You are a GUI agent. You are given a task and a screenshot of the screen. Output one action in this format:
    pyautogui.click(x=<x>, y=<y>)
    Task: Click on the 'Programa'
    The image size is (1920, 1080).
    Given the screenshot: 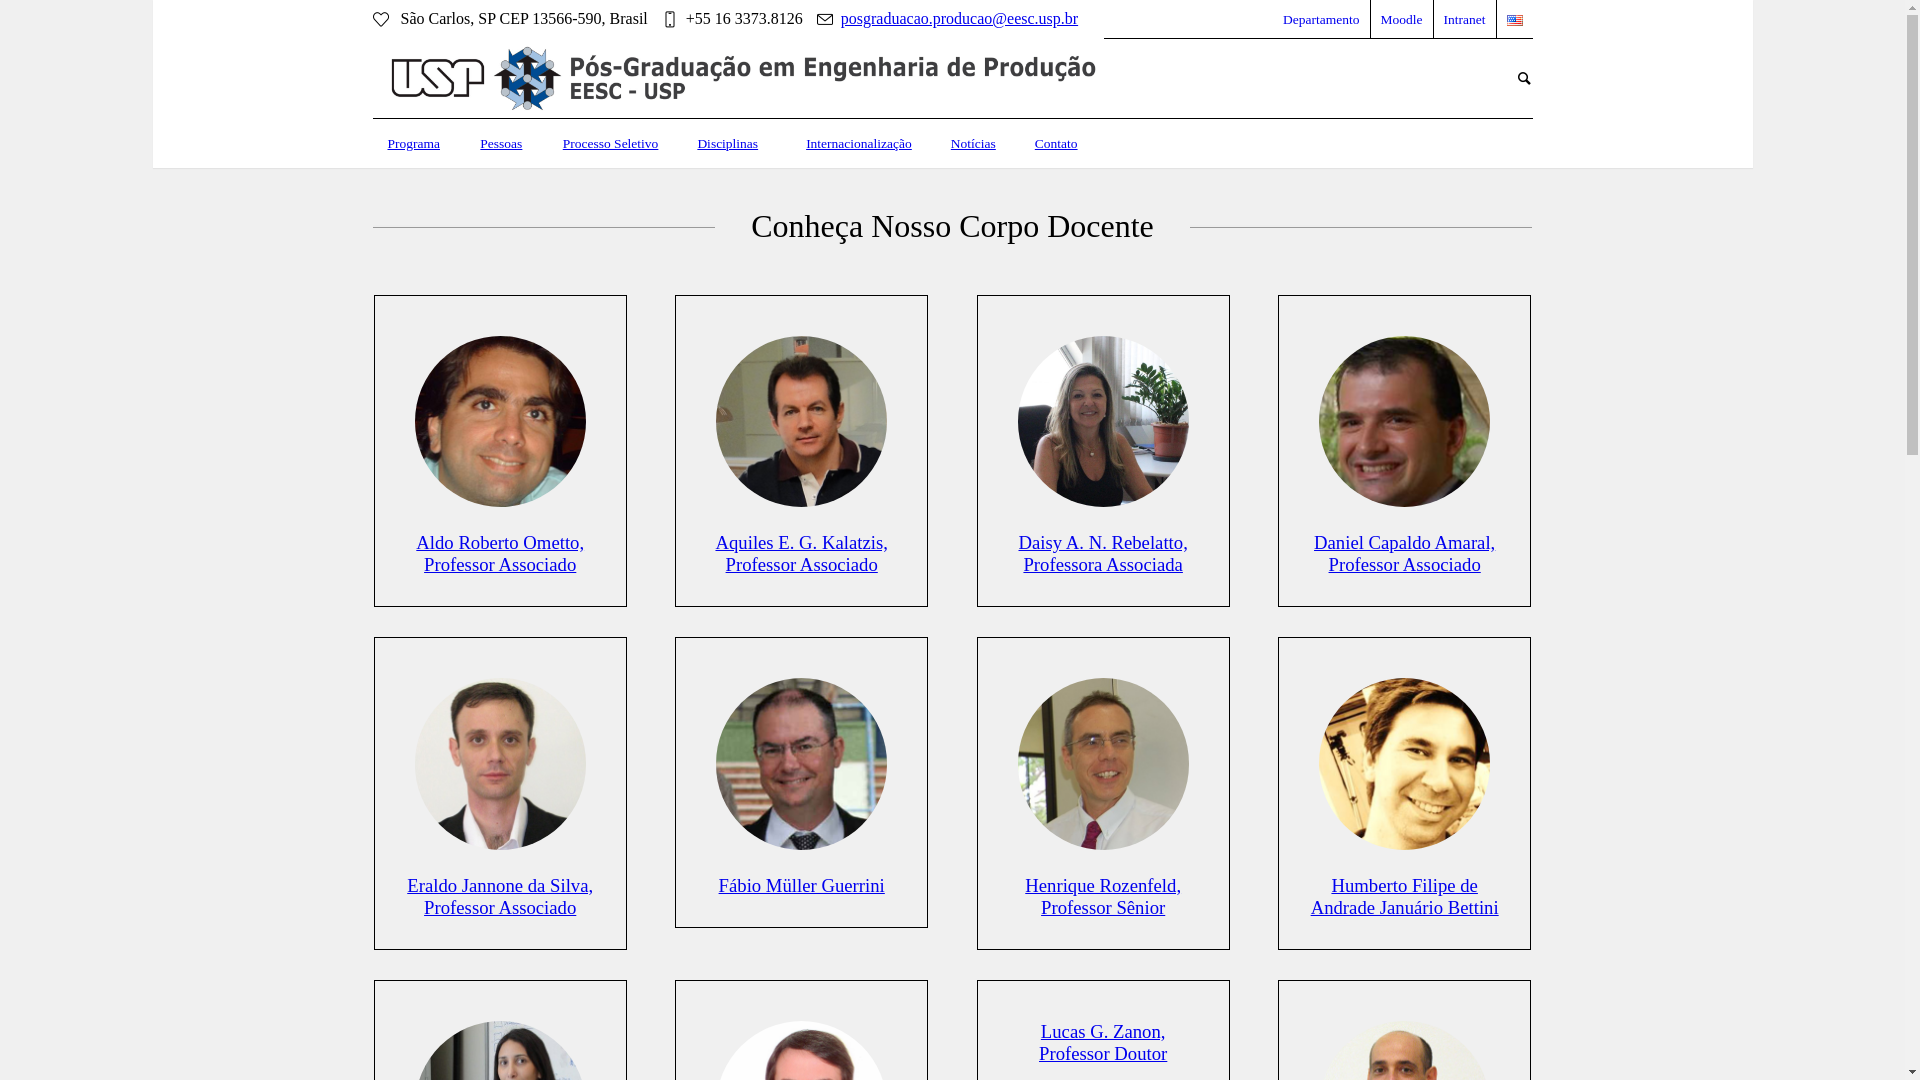 What is the action you would take?
    pyautogui.click(x=372, y=142)
    